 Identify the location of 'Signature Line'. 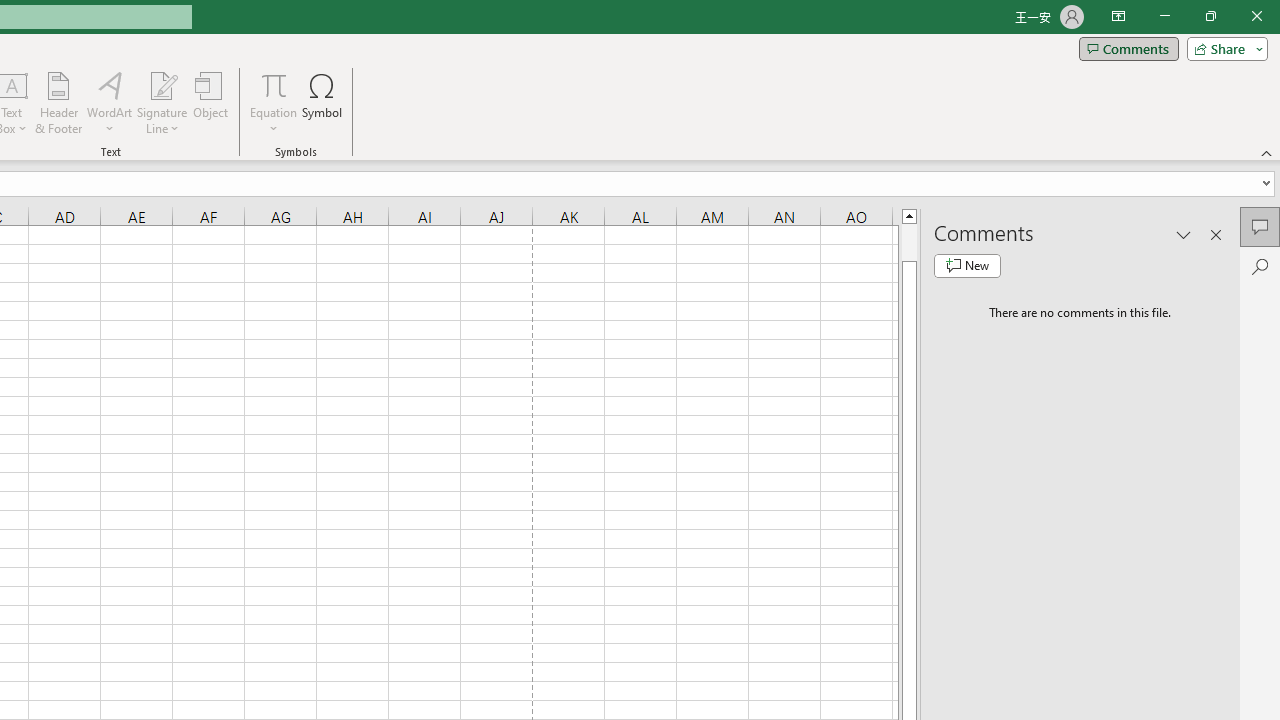
(161, 84).